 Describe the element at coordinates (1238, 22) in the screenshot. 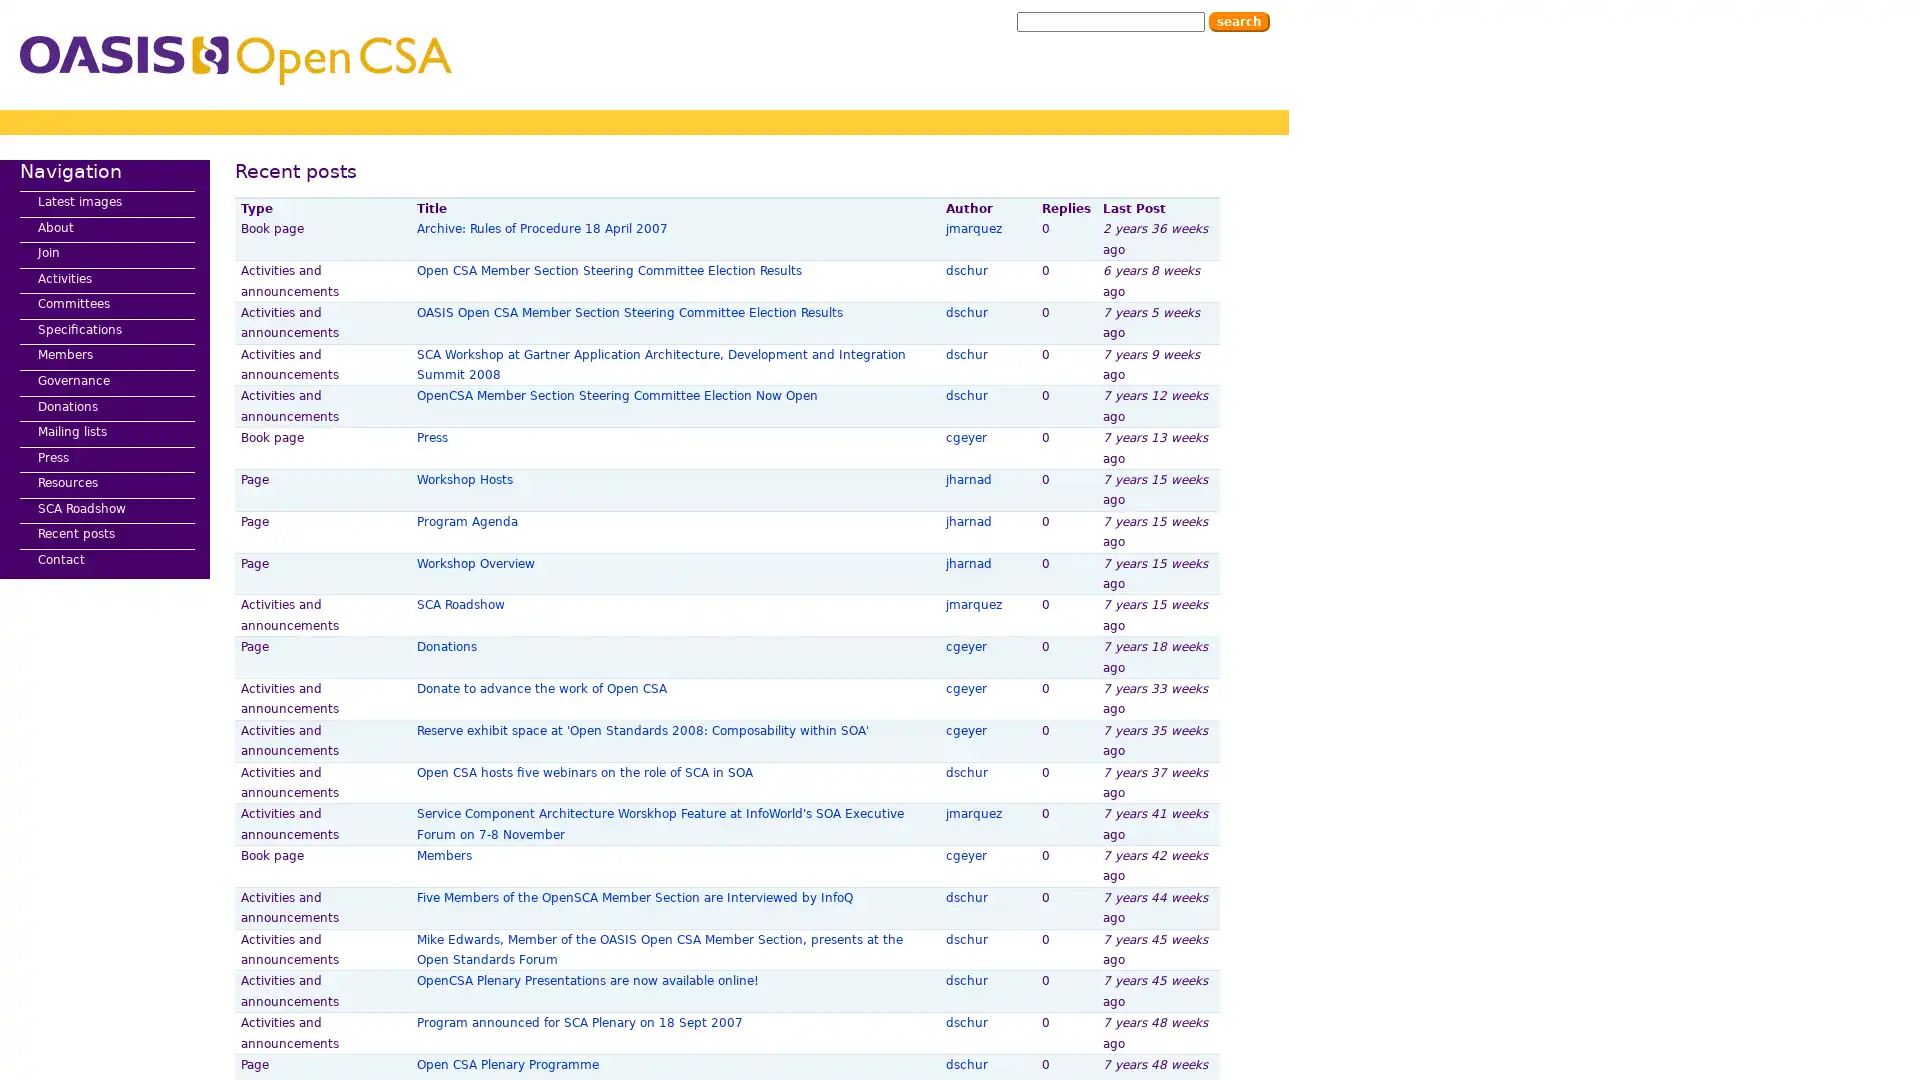

I see `Search` at that location.